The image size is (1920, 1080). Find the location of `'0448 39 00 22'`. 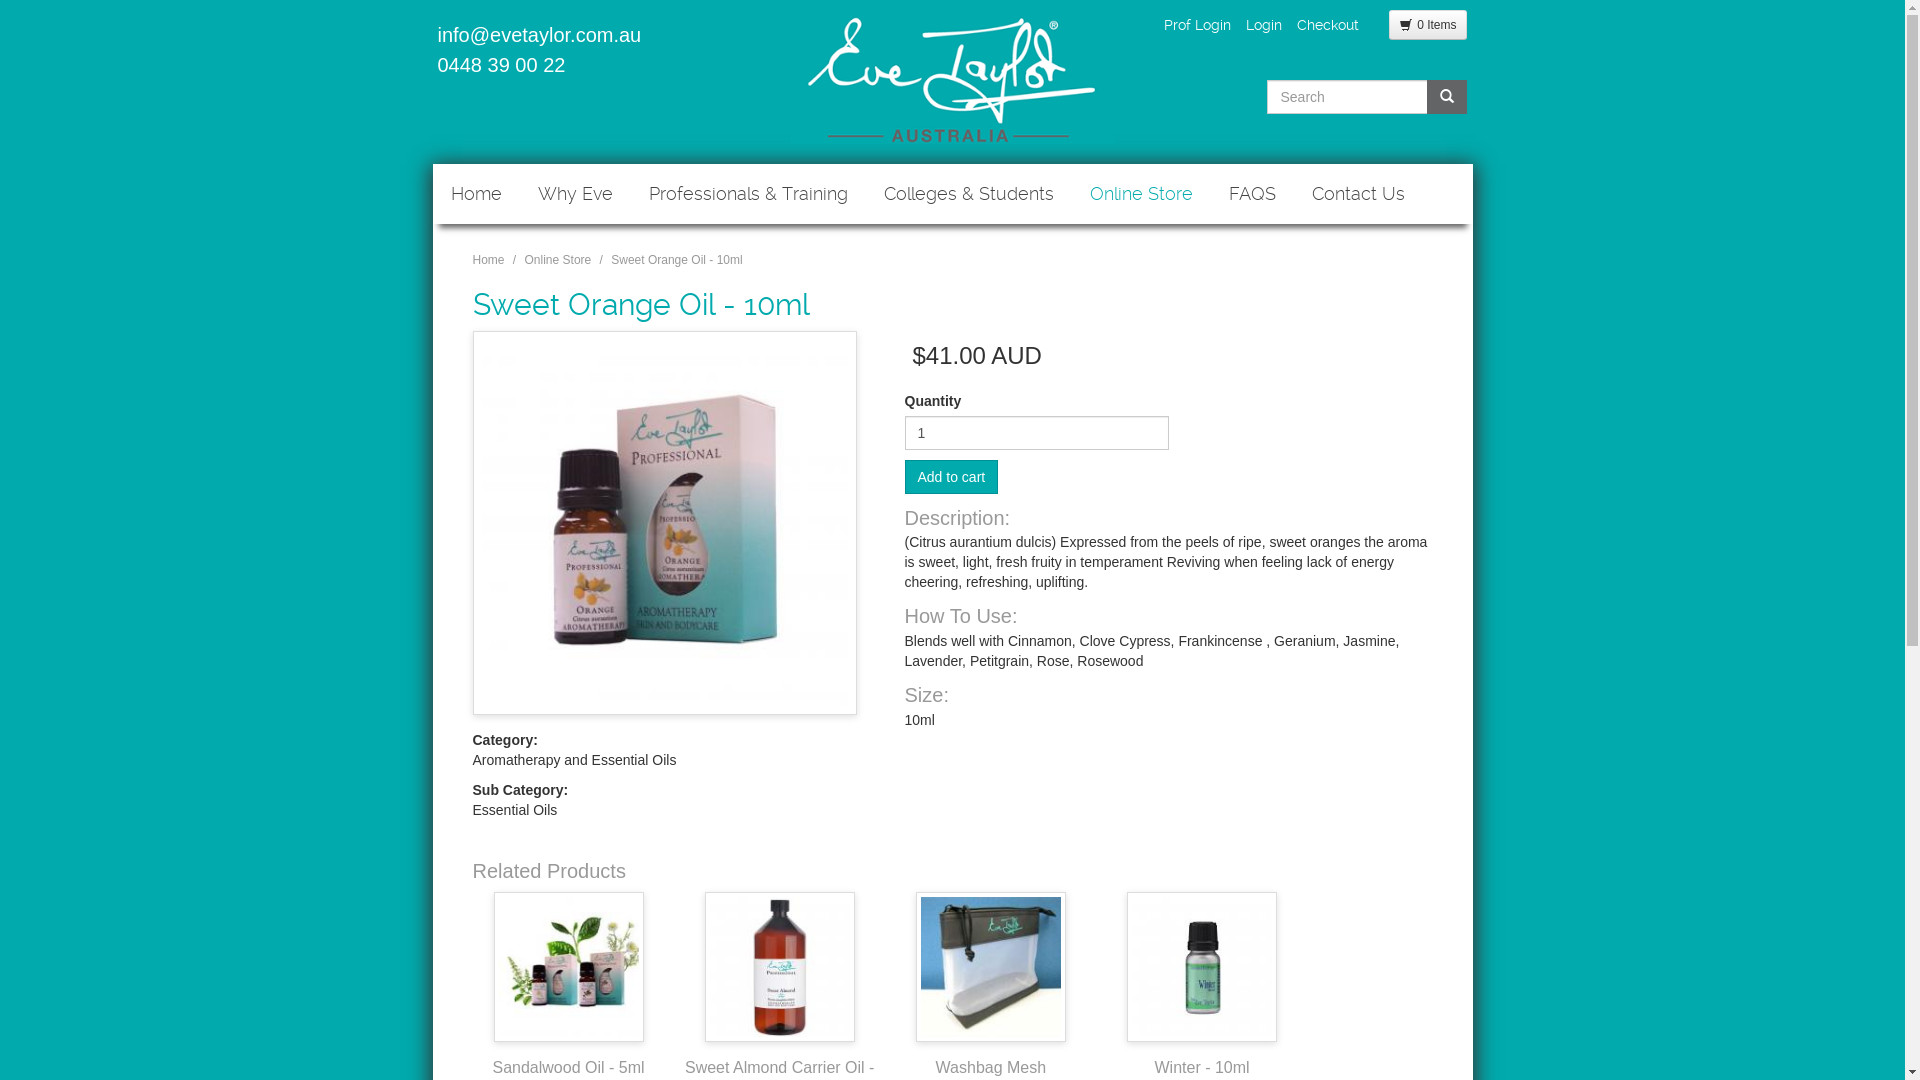

'0448 39 00 22' is located at coordinates (502, 64).